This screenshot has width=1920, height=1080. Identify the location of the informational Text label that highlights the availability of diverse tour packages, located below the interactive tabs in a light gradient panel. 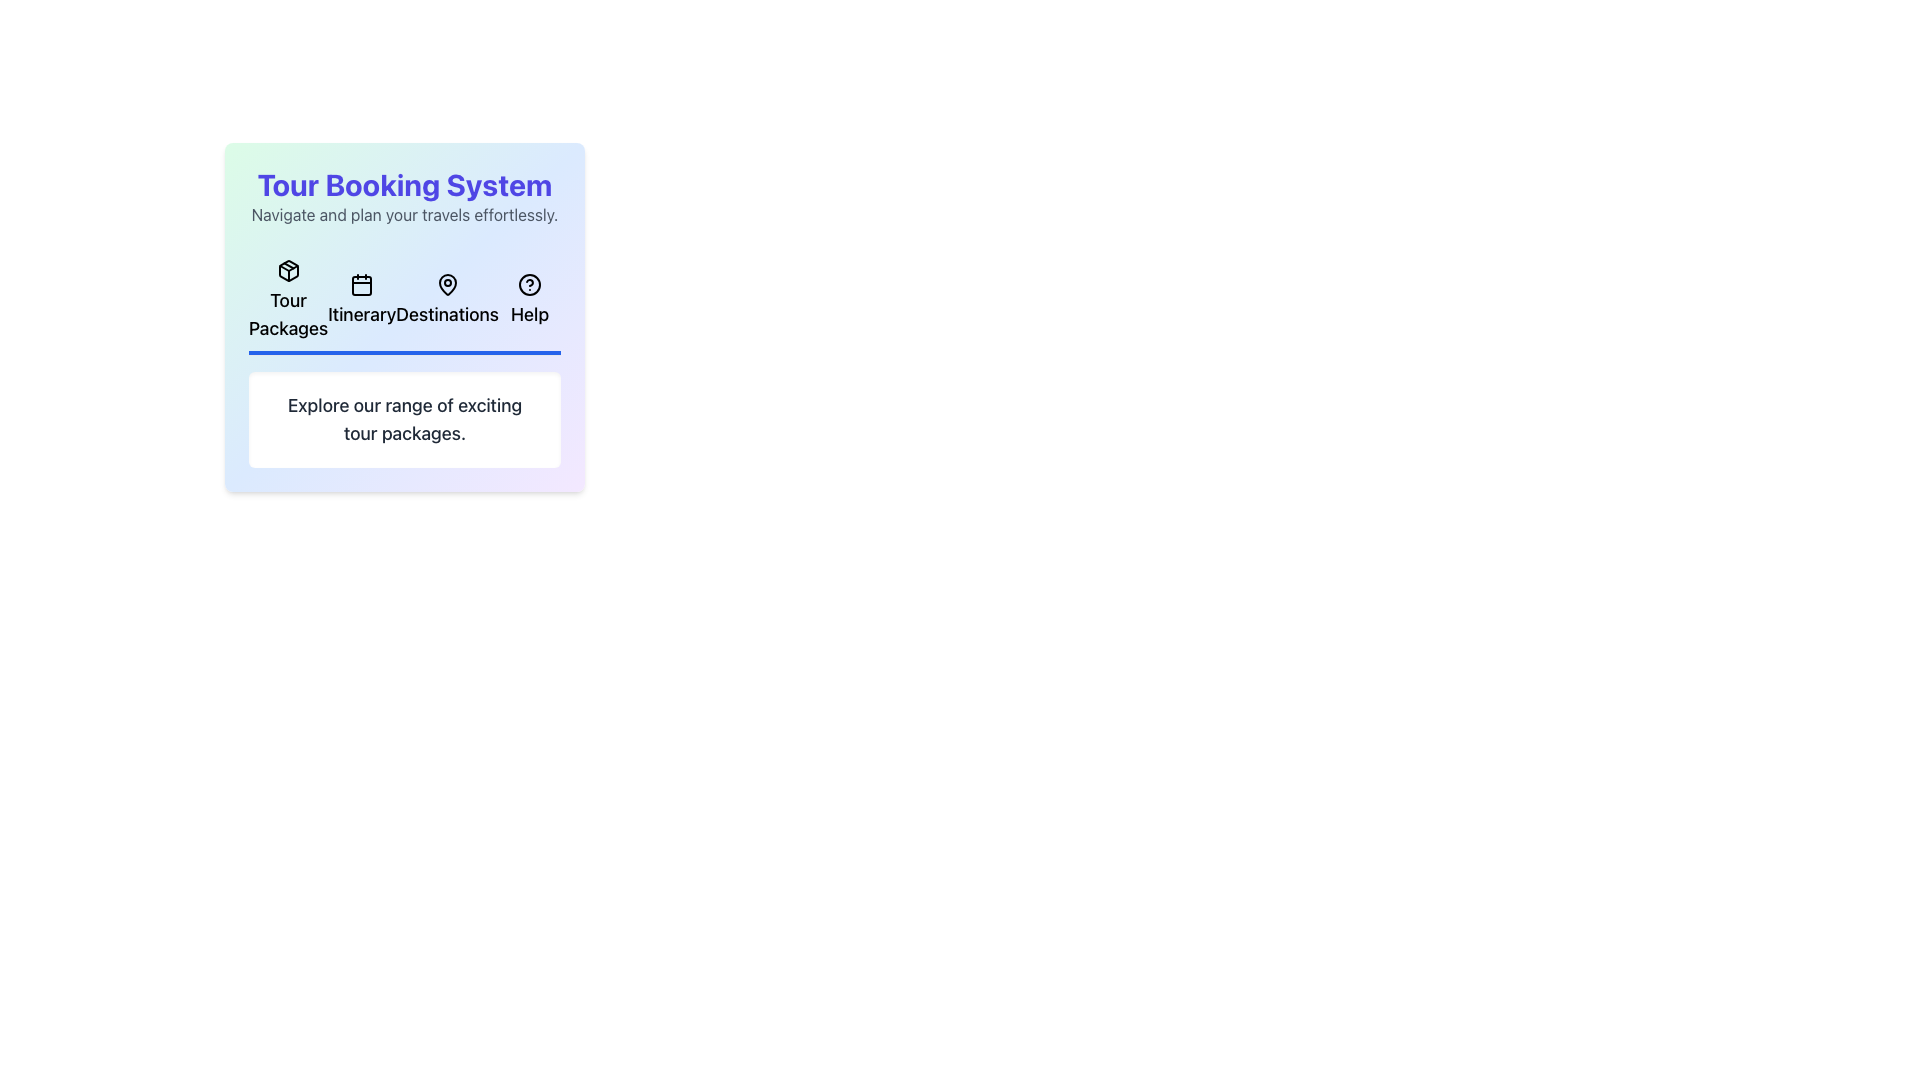
(403, 419).